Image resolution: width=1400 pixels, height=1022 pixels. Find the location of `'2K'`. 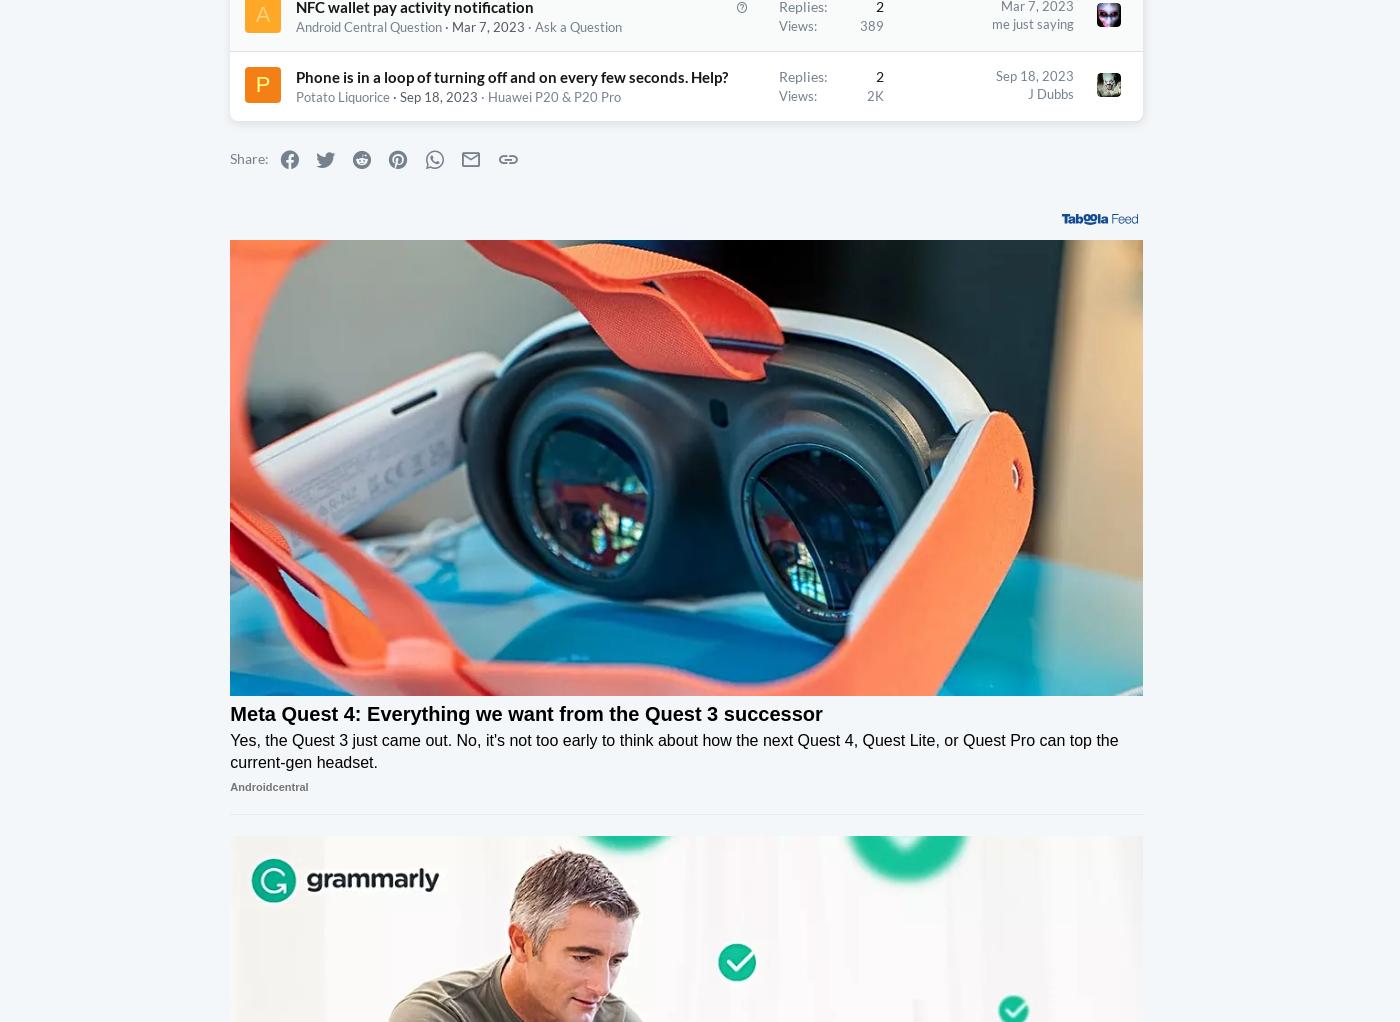

'2K' is located at coordinates (792, 133).